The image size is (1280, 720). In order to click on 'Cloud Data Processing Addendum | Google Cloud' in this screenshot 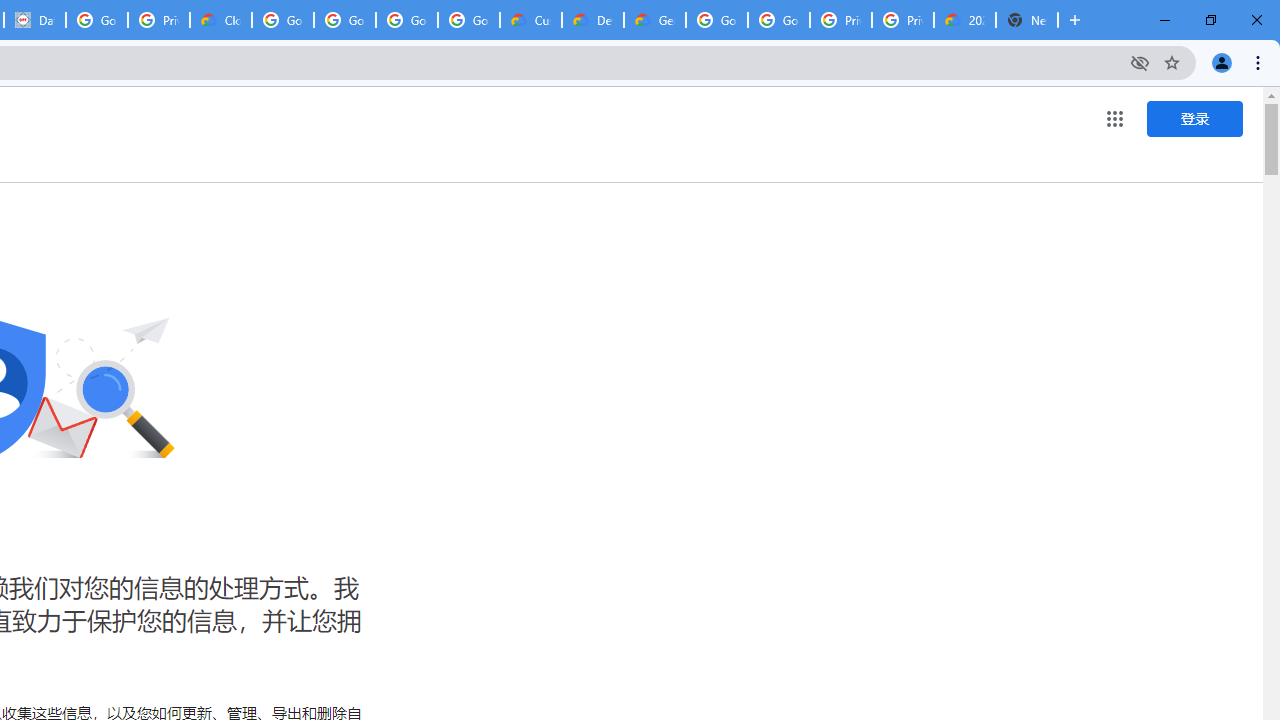, I will do `click(220, 20)`.